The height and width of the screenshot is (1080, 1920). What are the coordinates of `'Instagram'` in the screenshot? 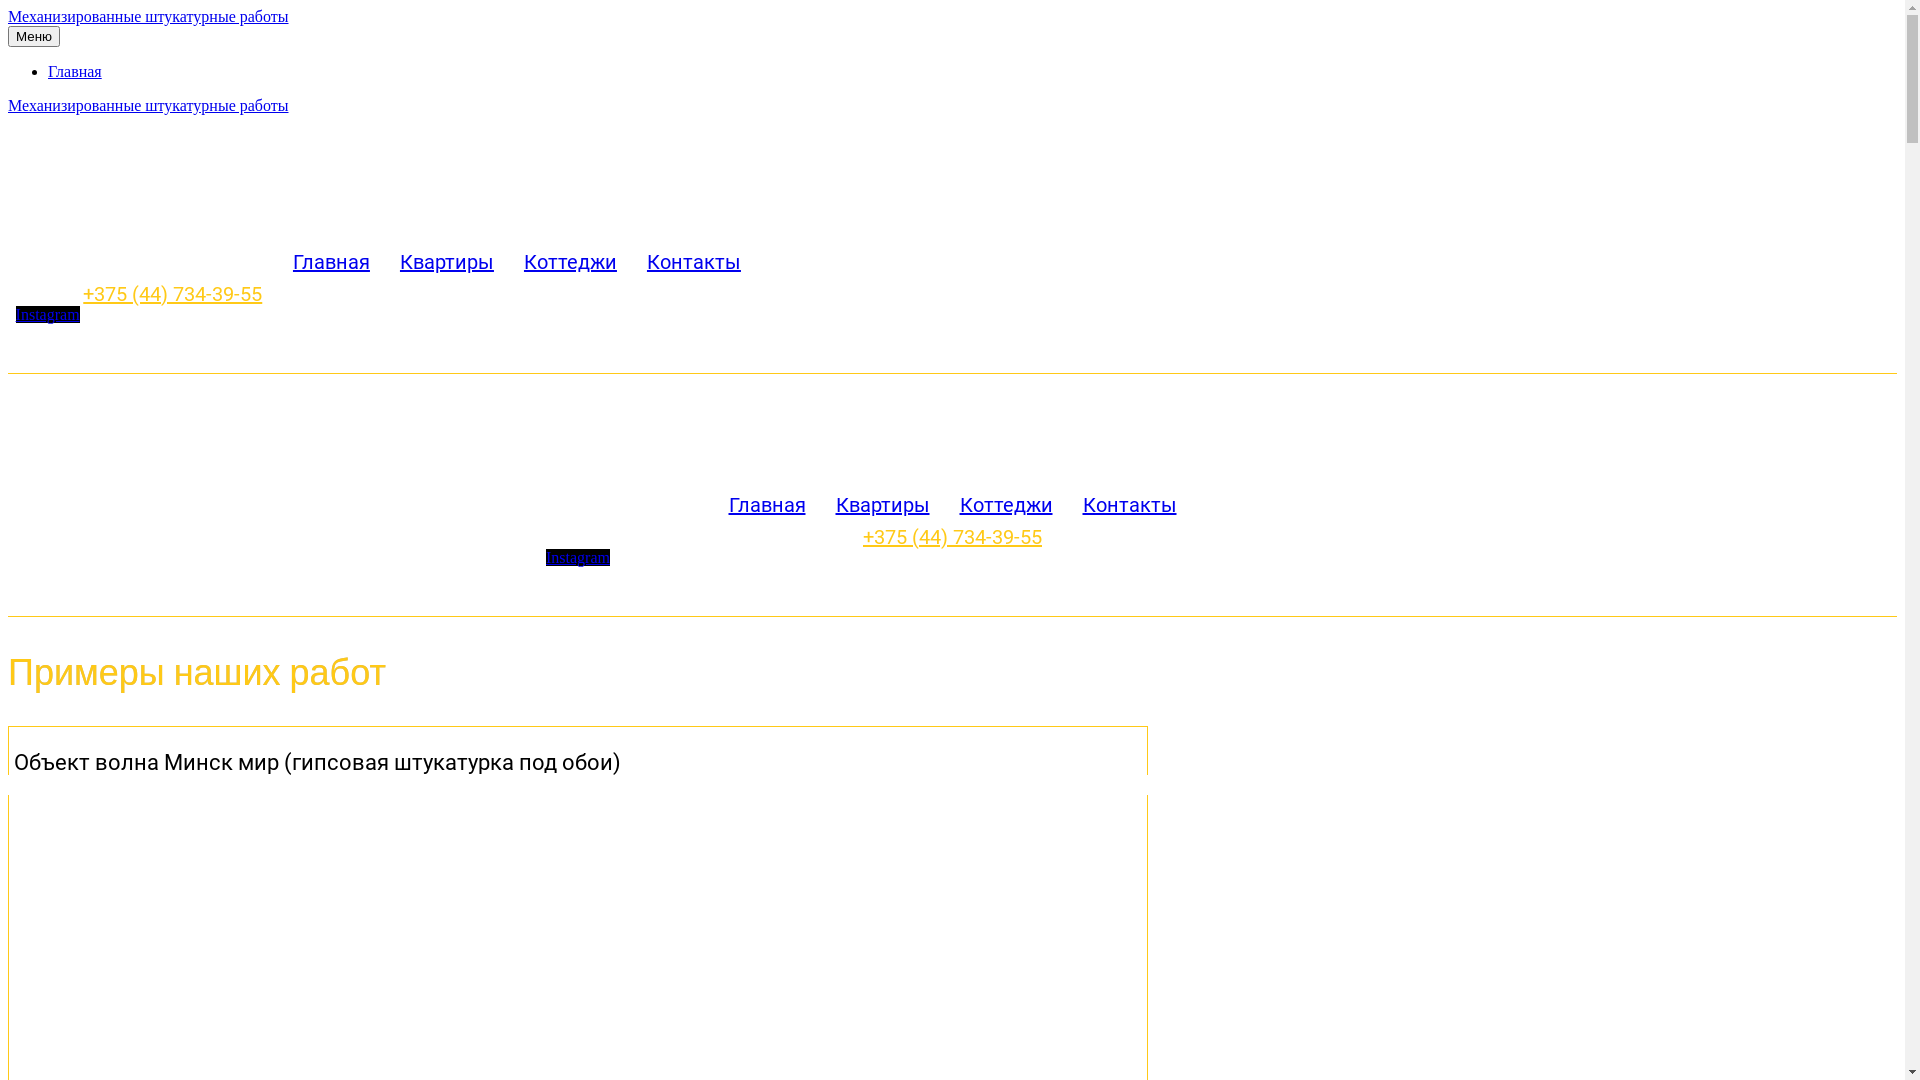 It's located at (576, 557).